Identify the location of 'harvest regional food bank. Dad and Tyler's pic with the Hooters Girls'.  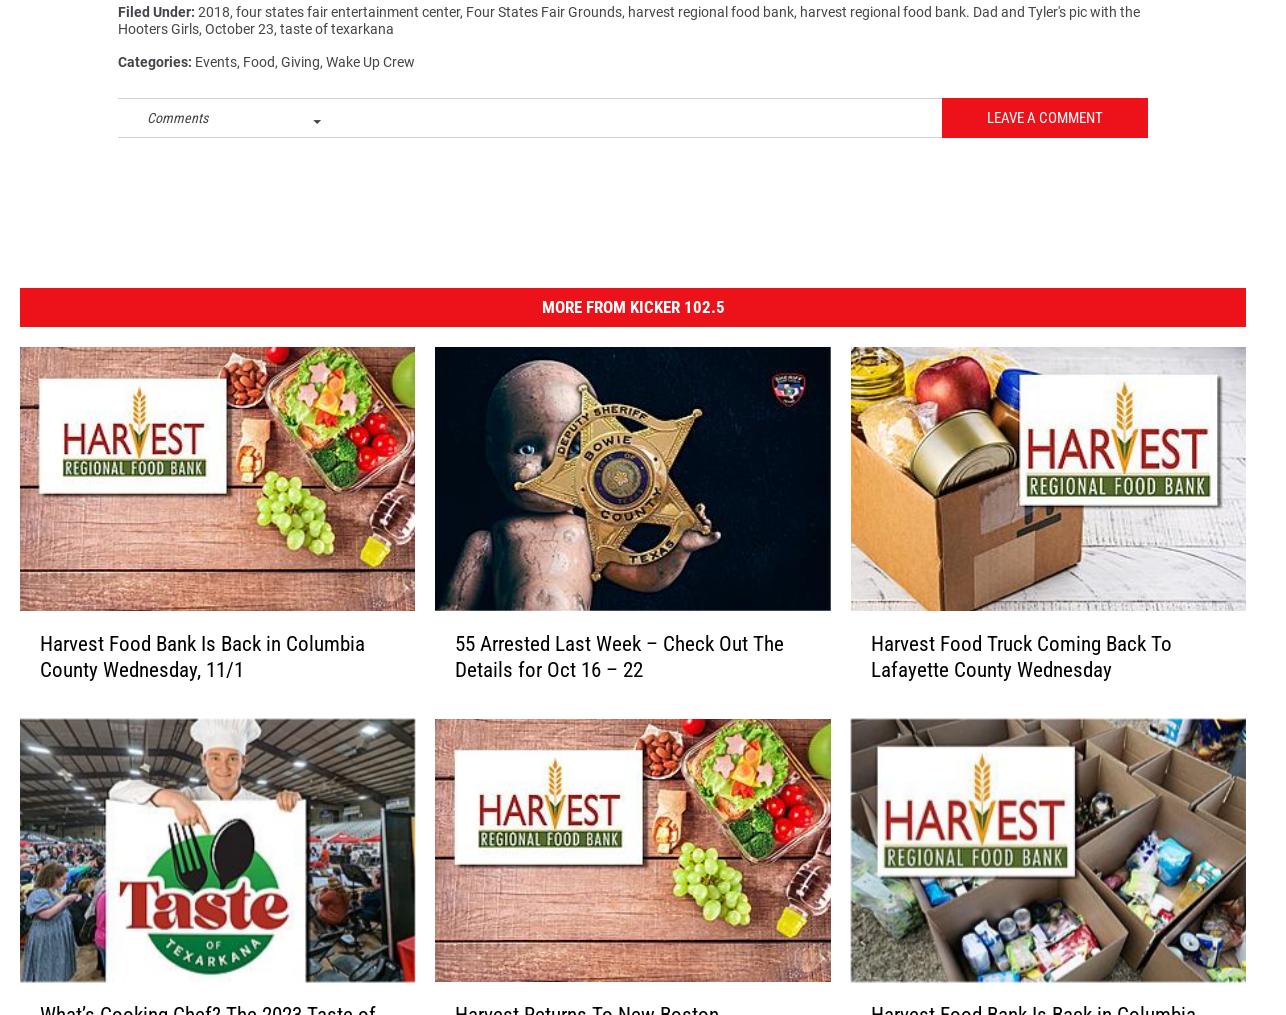
(627, 28).